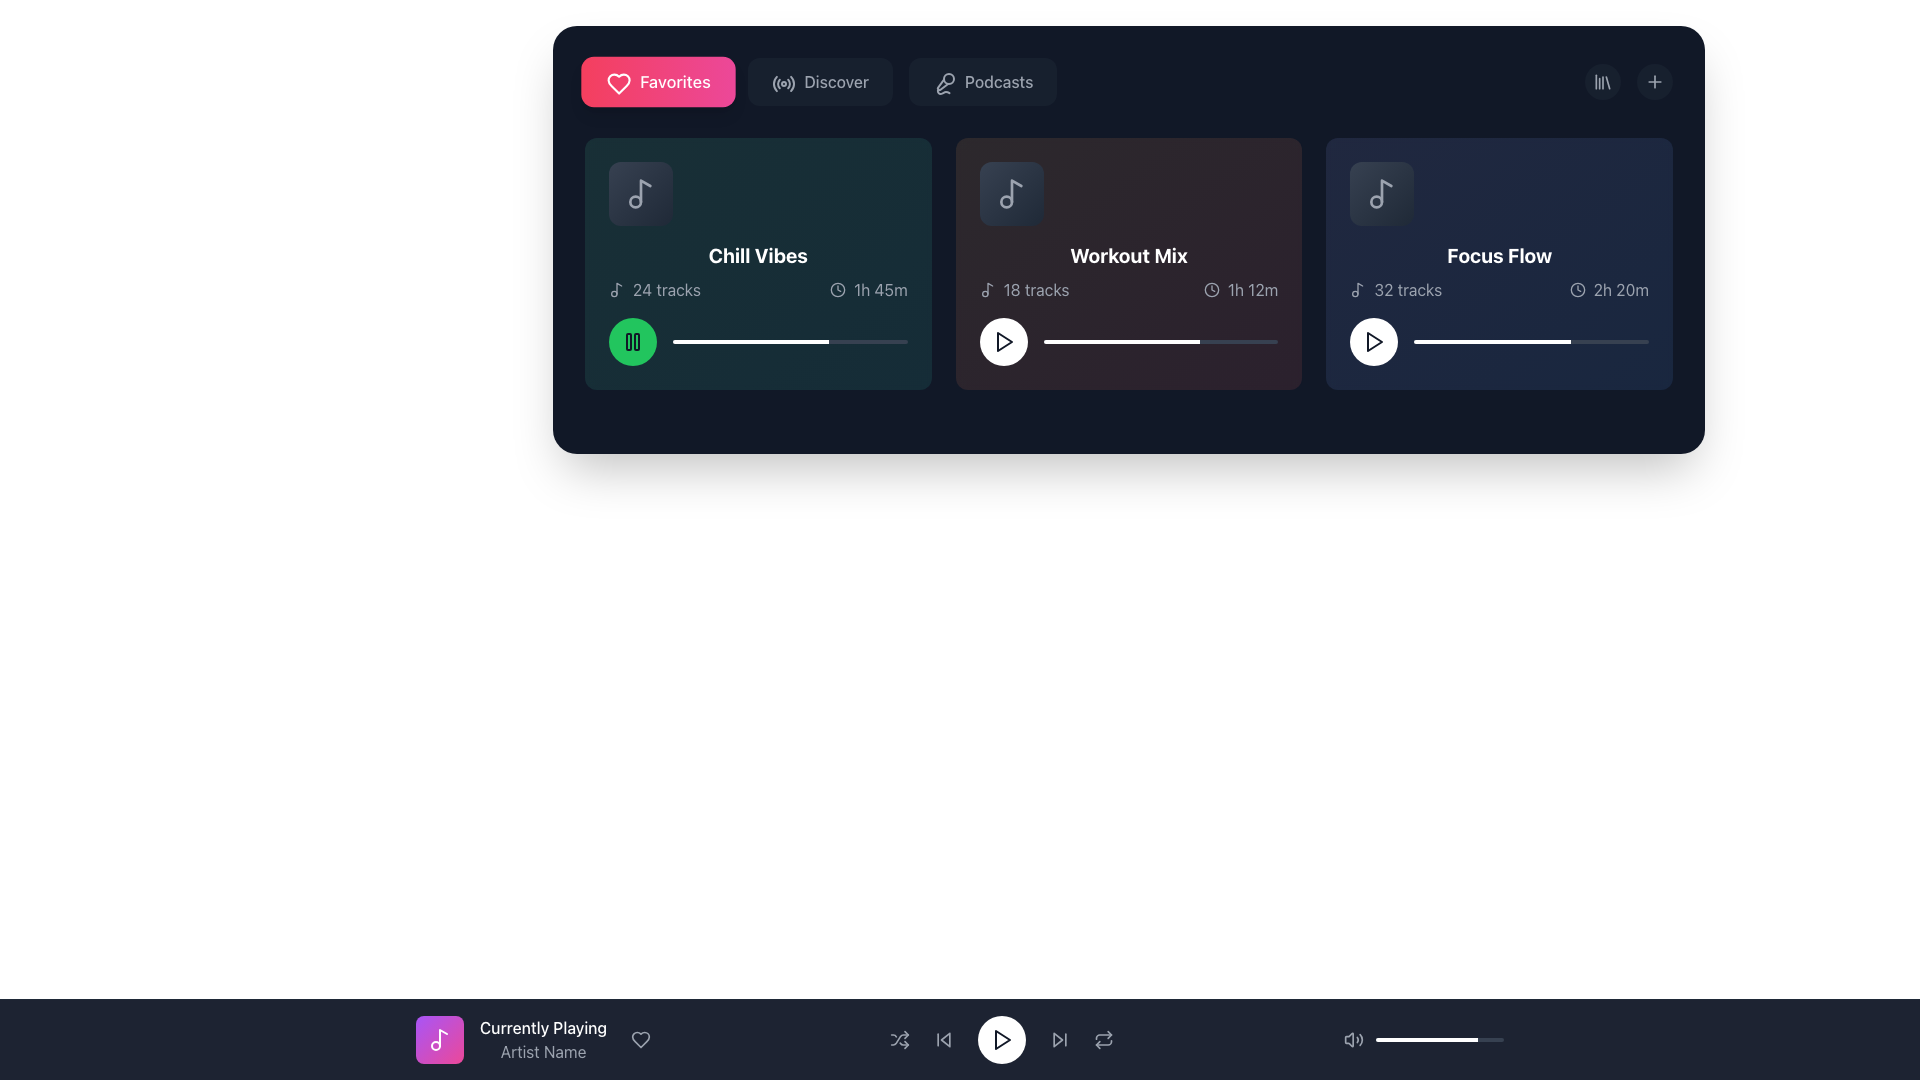 Image resolution: width=1920 pixels, height=1080 pixels. I want to click on the 'Discover' button, which is a rectangular button with a dark gray background and rounded corners, so click(820, 80).